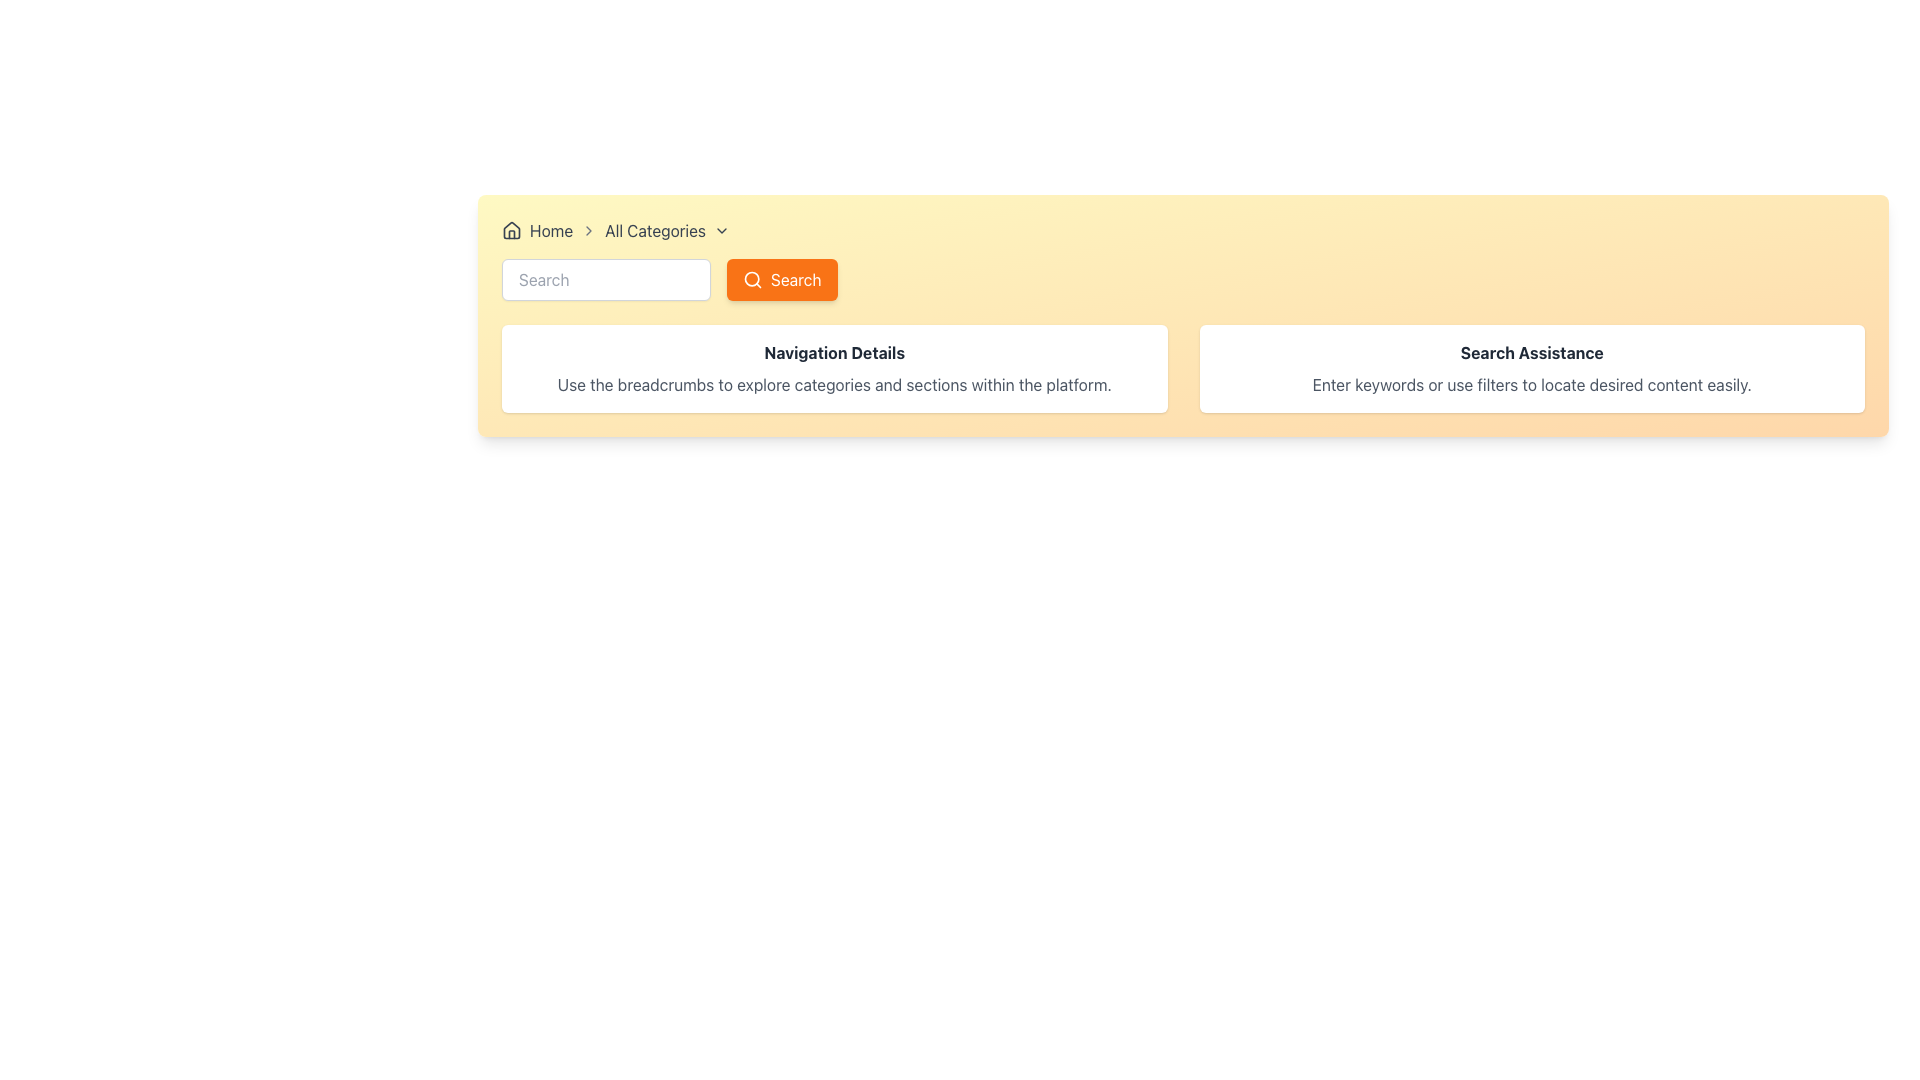  I want to click on the visual state of the second chevron arrow icon in the breadcrumb navigation sequence, located between 'Home' and 'All Categories', so click(588, 230).